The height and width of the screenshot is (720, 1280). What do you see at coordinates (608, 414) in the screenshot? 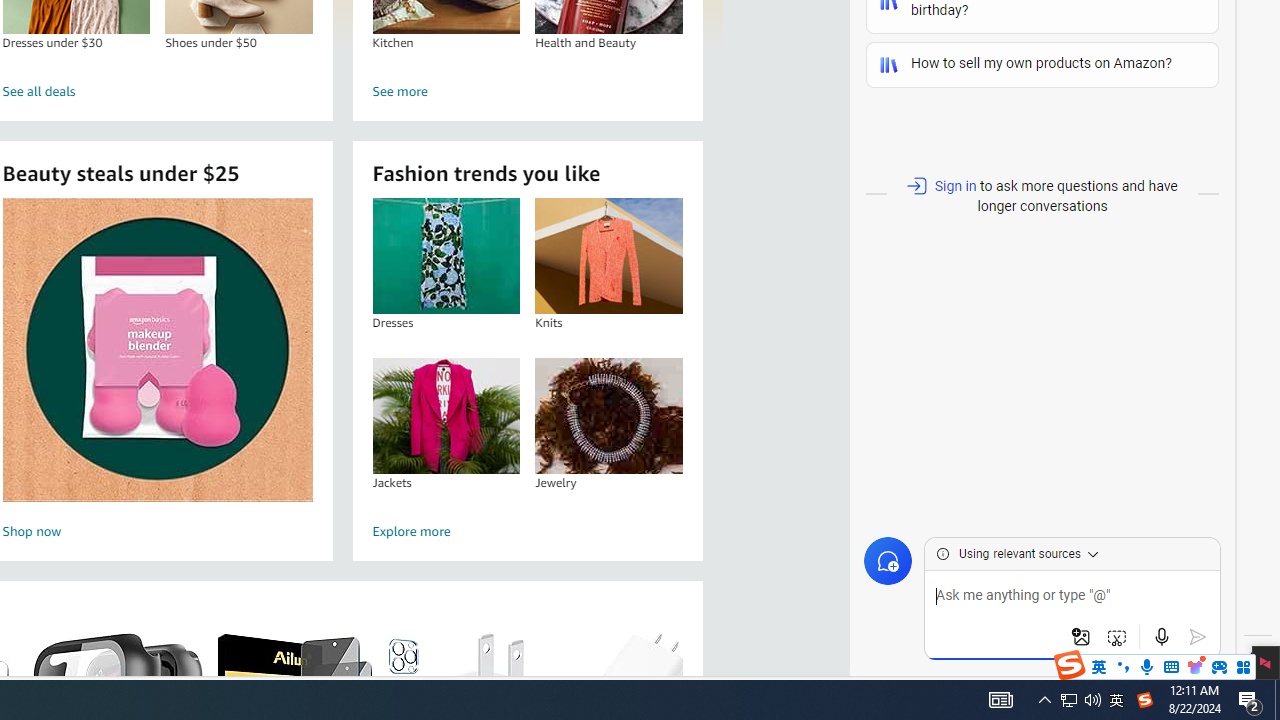
I see `'Jewelry'` at bounding box center [608, 414].